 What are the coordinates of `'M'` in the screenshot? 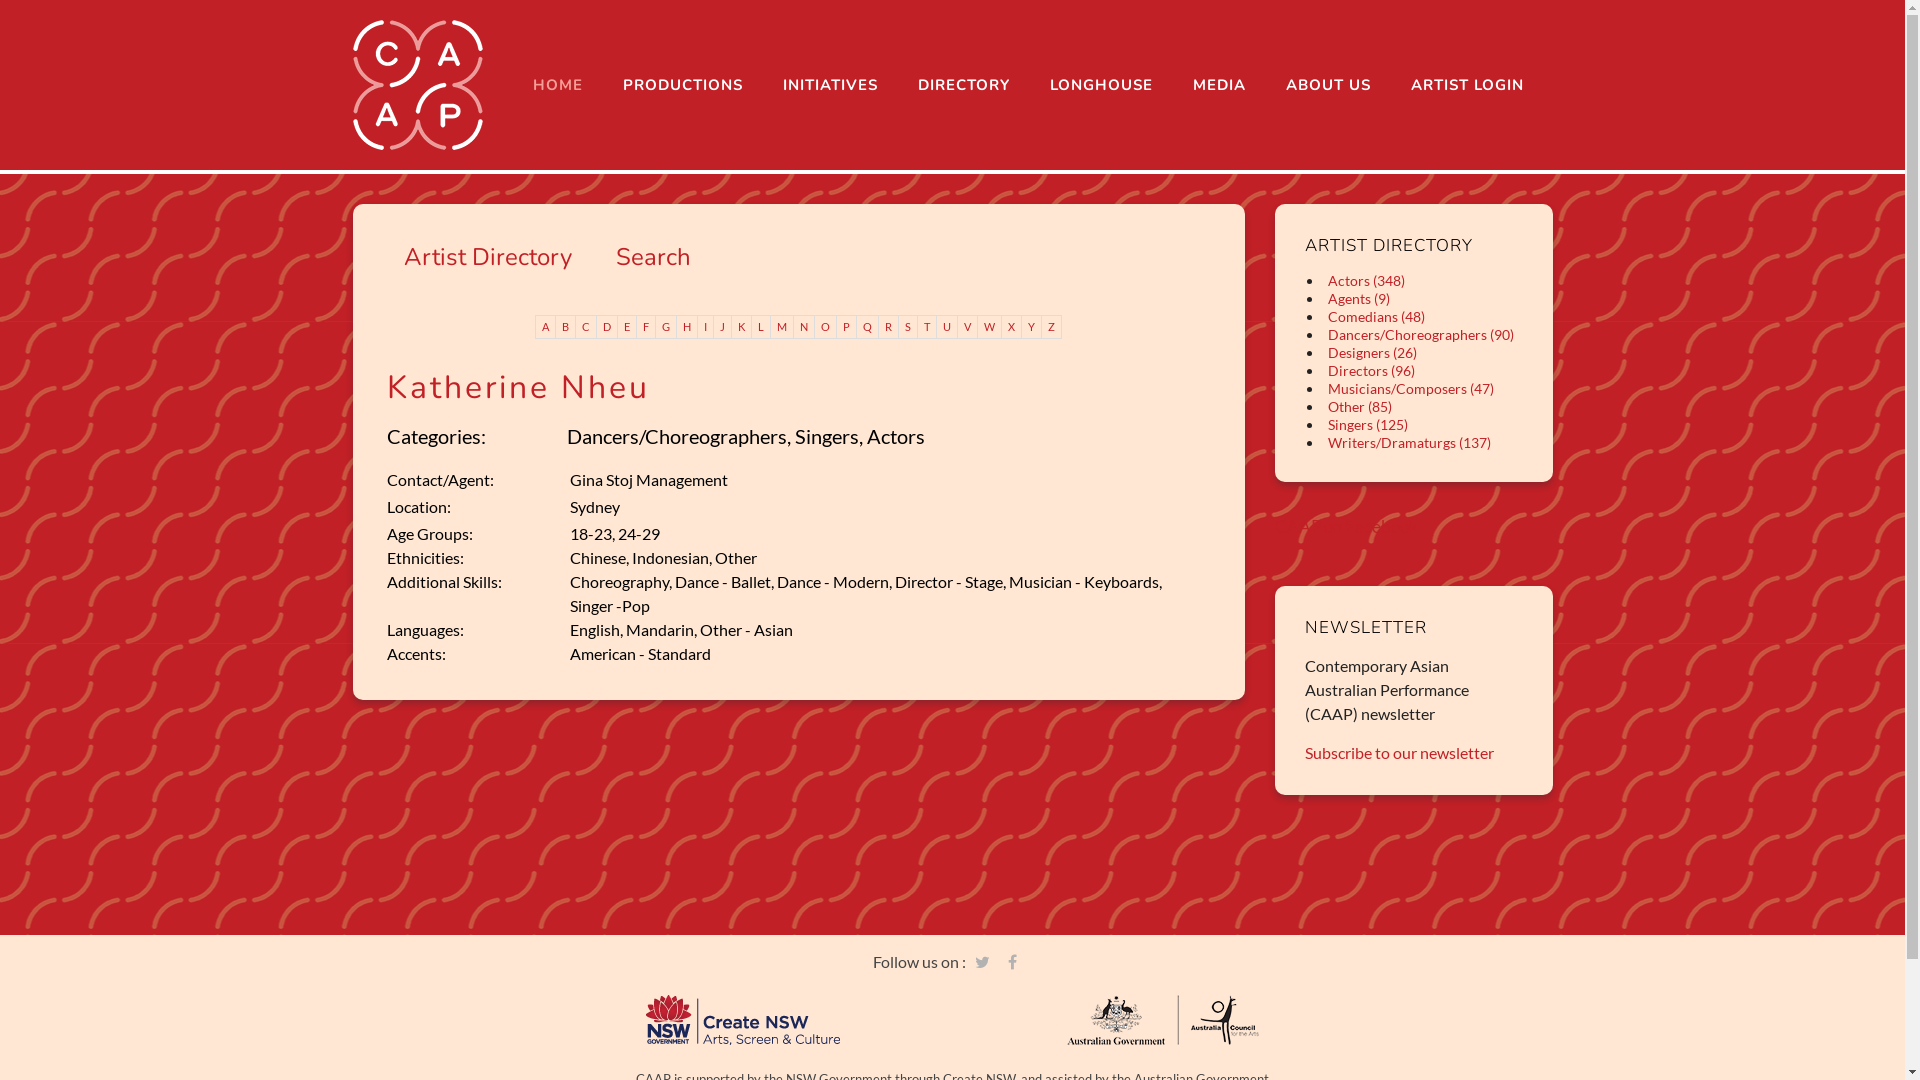 It's located at (781, 326).